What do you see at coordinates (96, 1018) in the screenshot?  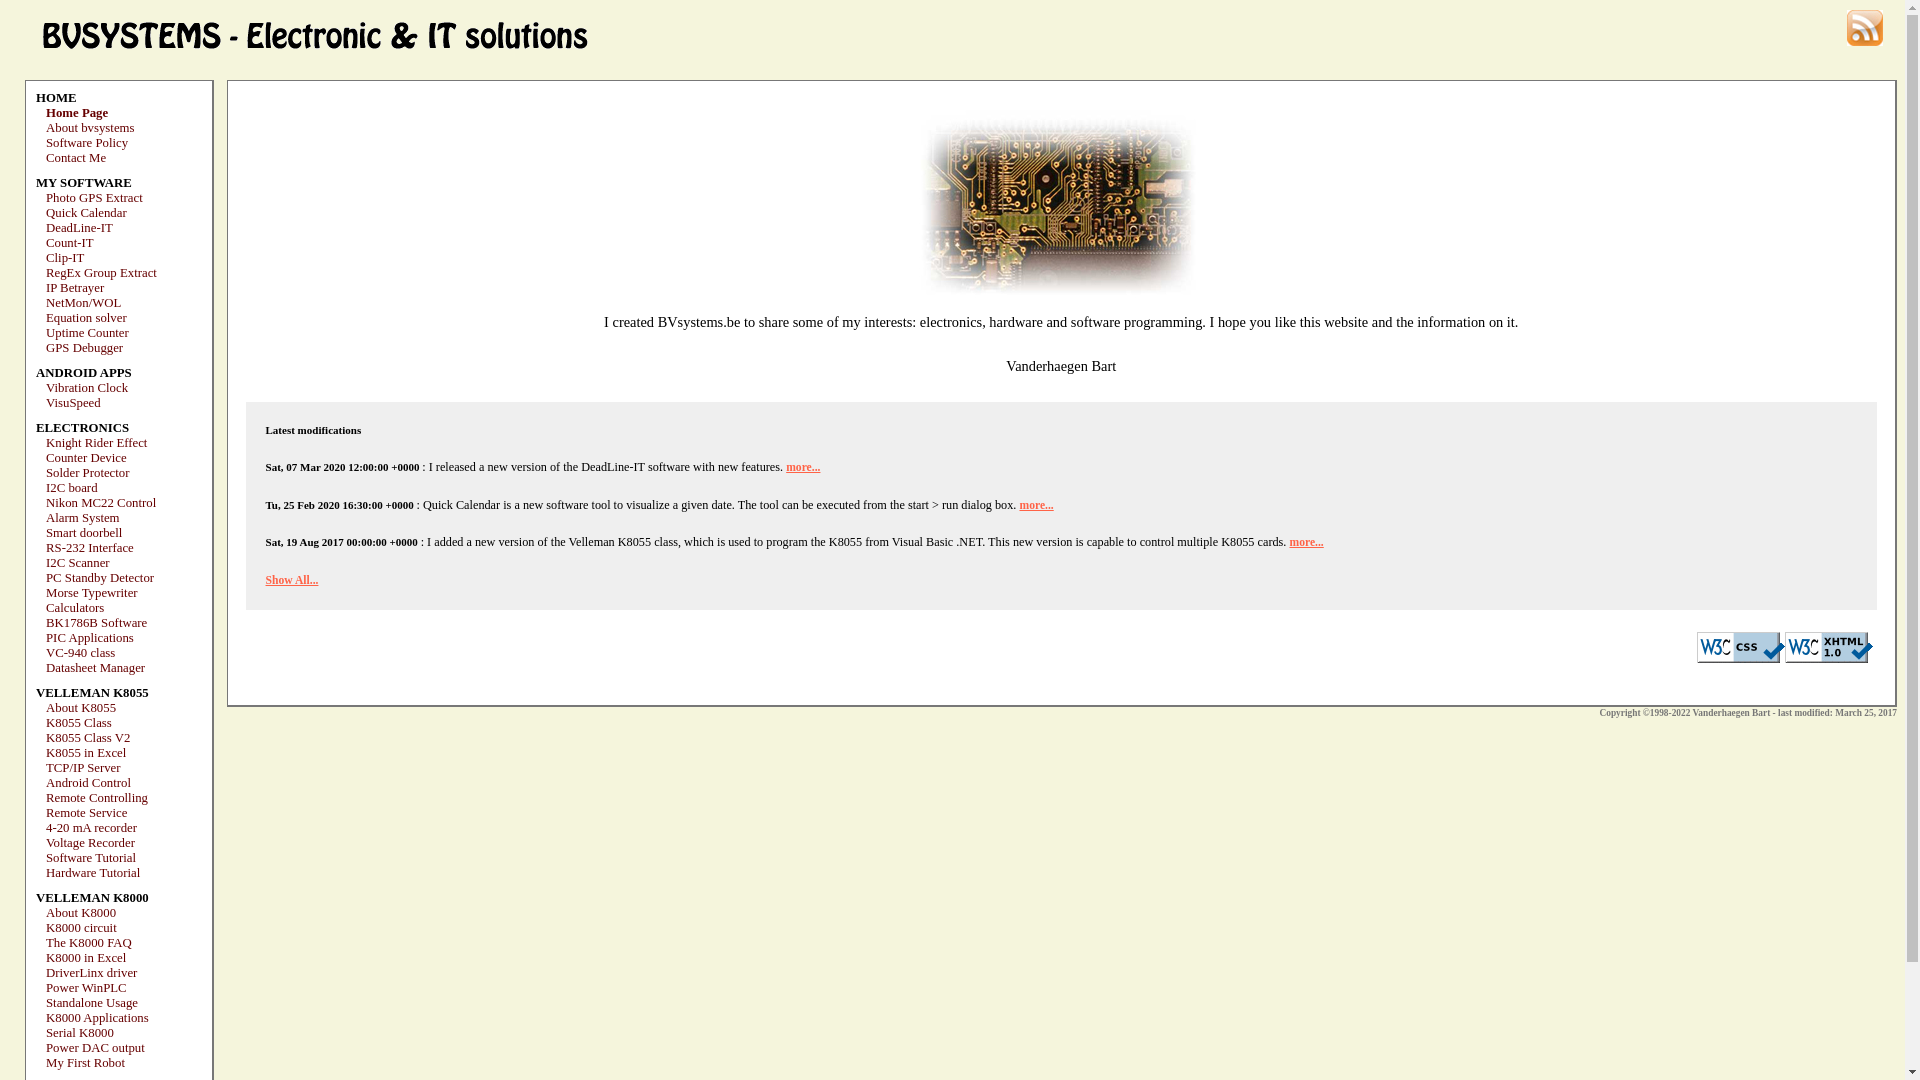 I see `'K8000 Applications'` at bounding box center [96, 1018].